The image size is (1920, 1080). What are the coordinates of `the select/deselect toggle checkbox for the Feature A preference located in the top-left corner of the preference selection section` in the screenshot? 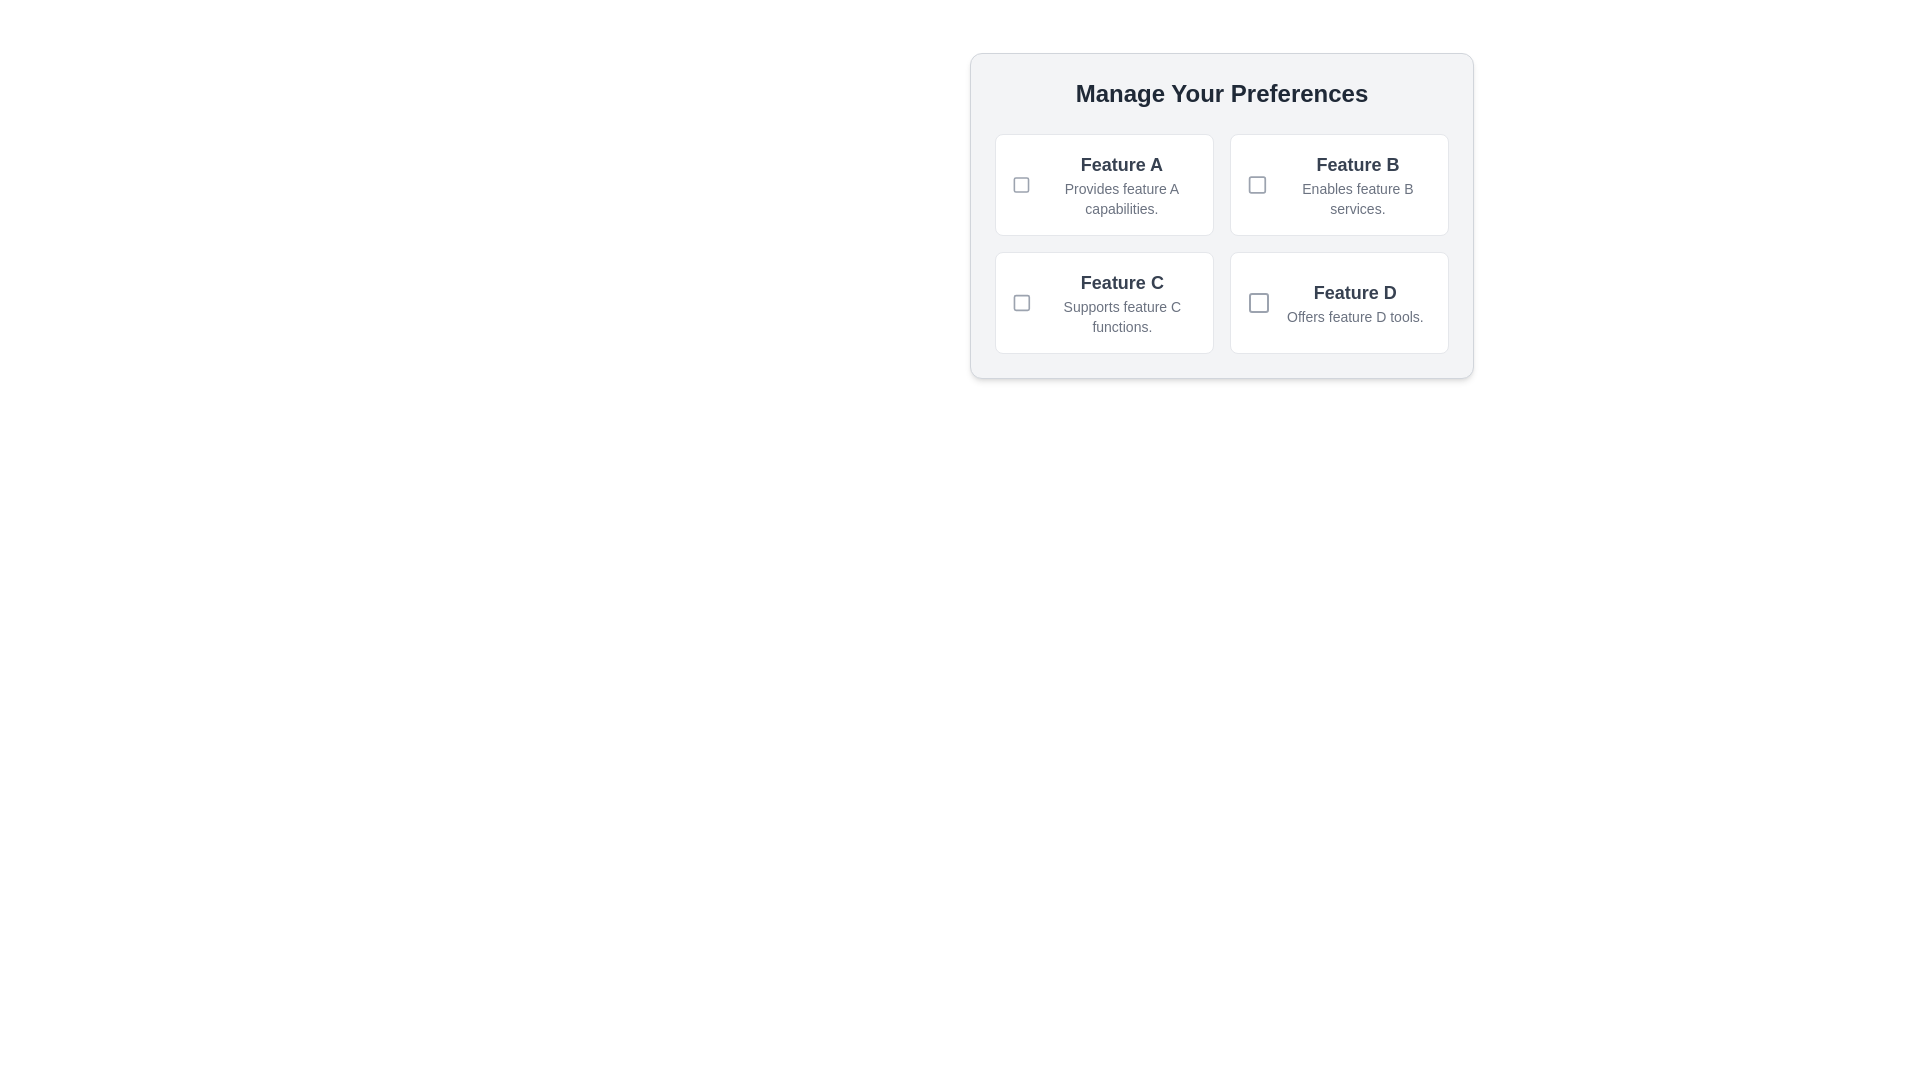 It's located at (1021, 185).